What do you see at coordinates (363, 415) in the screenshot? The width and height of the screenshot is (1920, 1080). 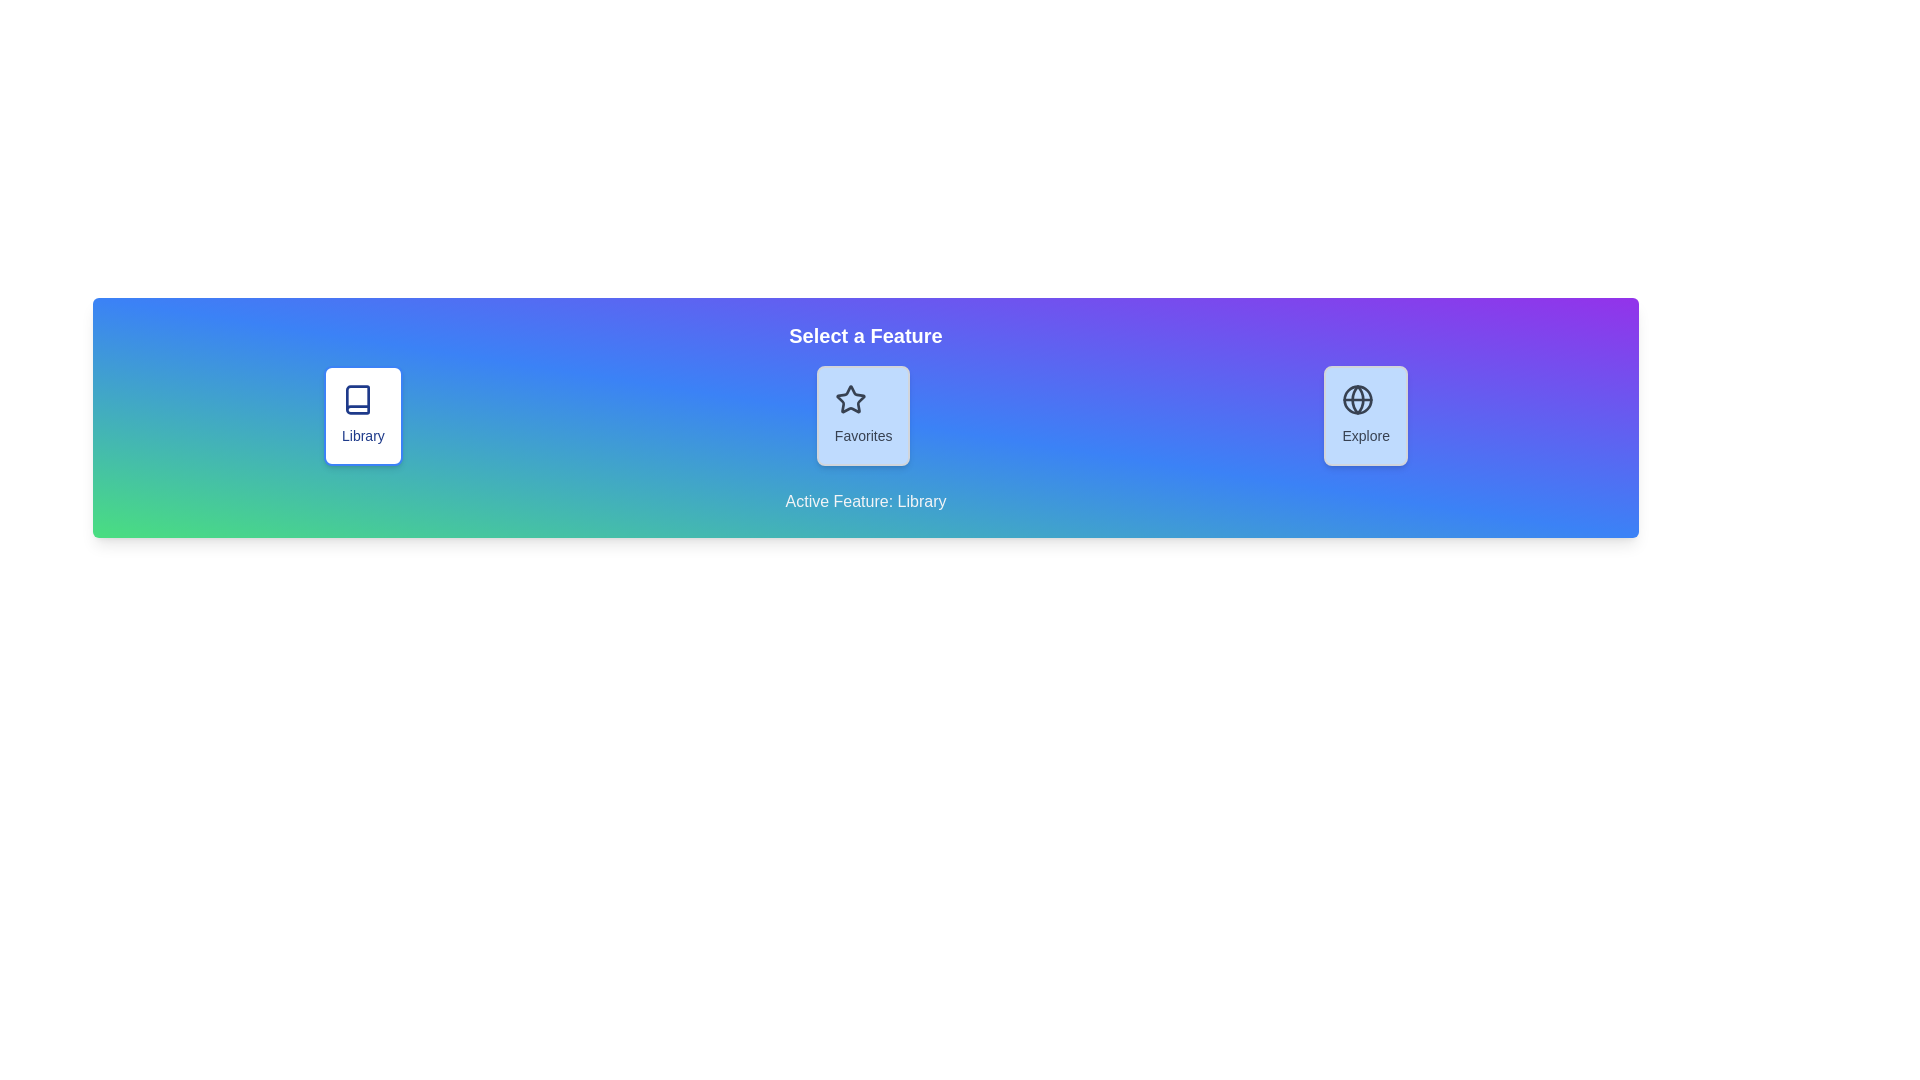 I see `the Library button to select it` at bounding box center [363, 415].